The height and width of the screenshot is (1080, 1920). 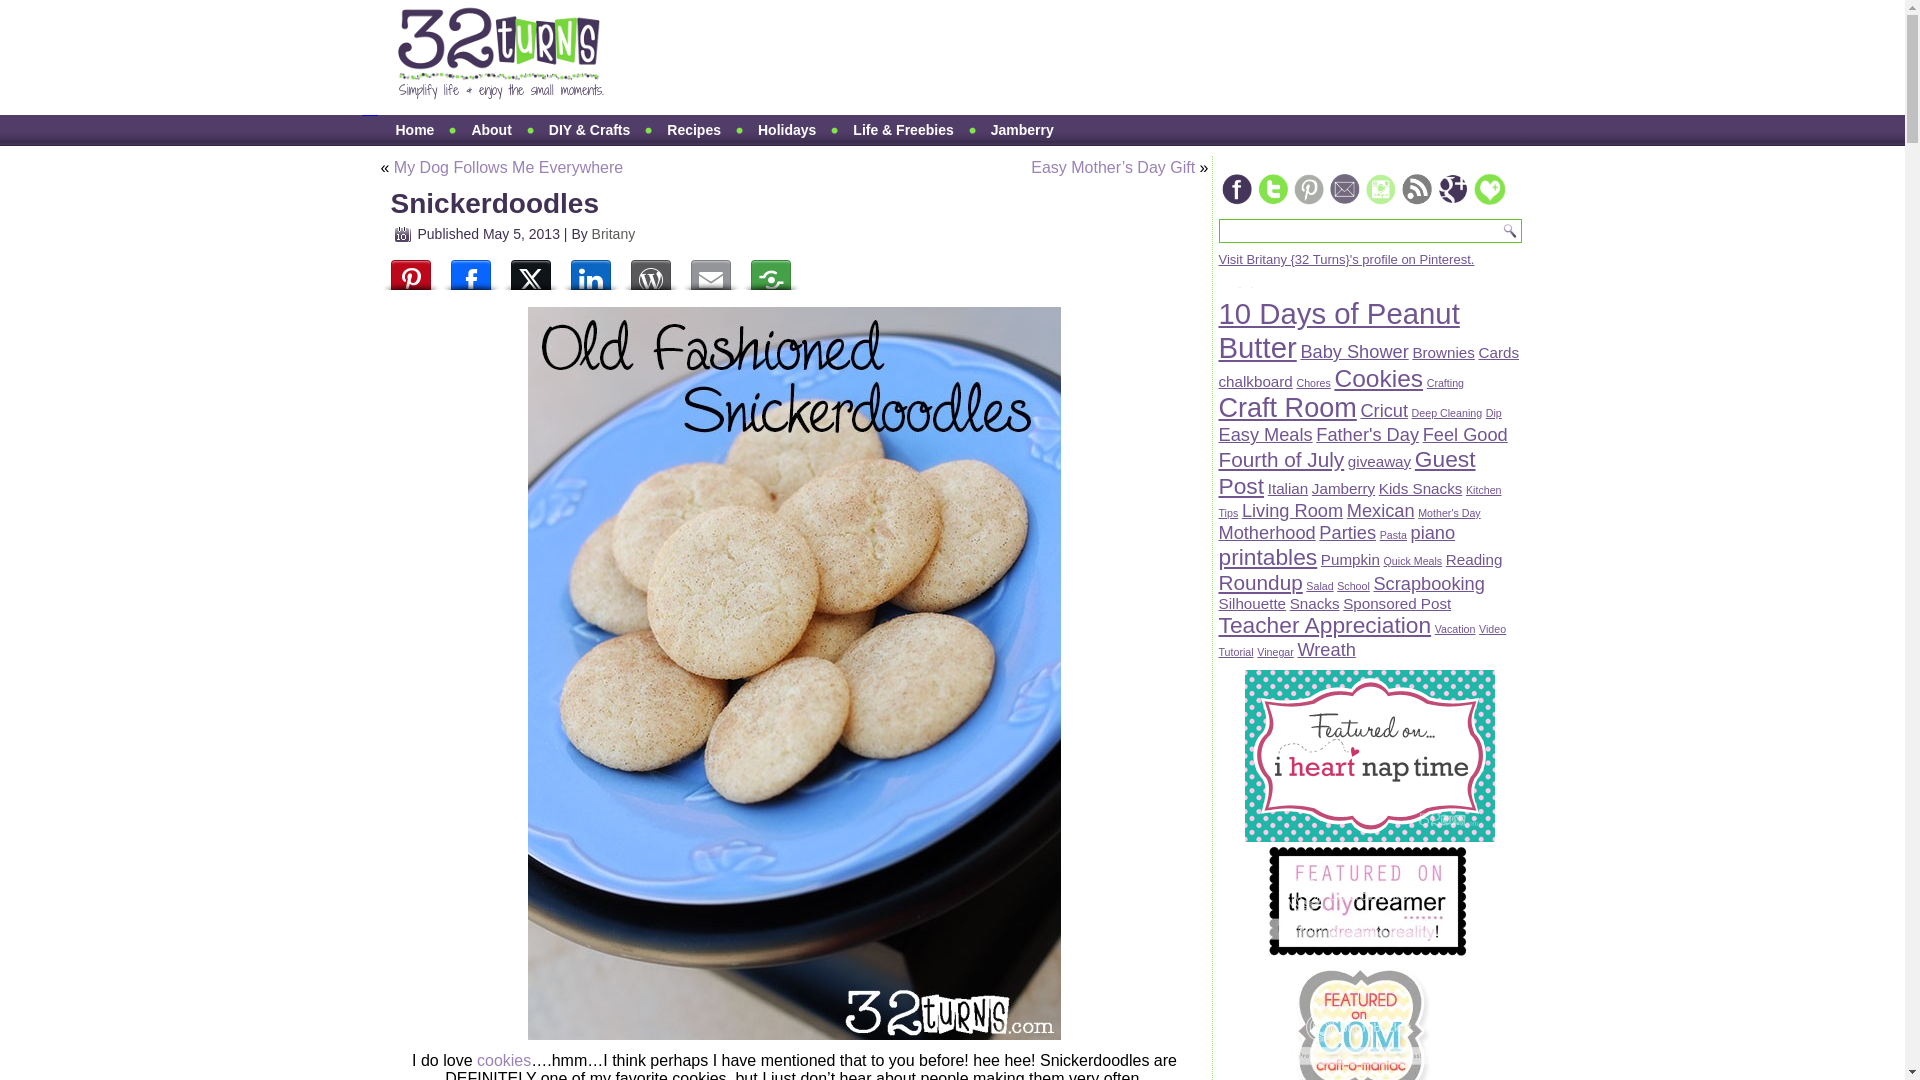 I want to click on 'Vacation', so click(x=1434, y=627).